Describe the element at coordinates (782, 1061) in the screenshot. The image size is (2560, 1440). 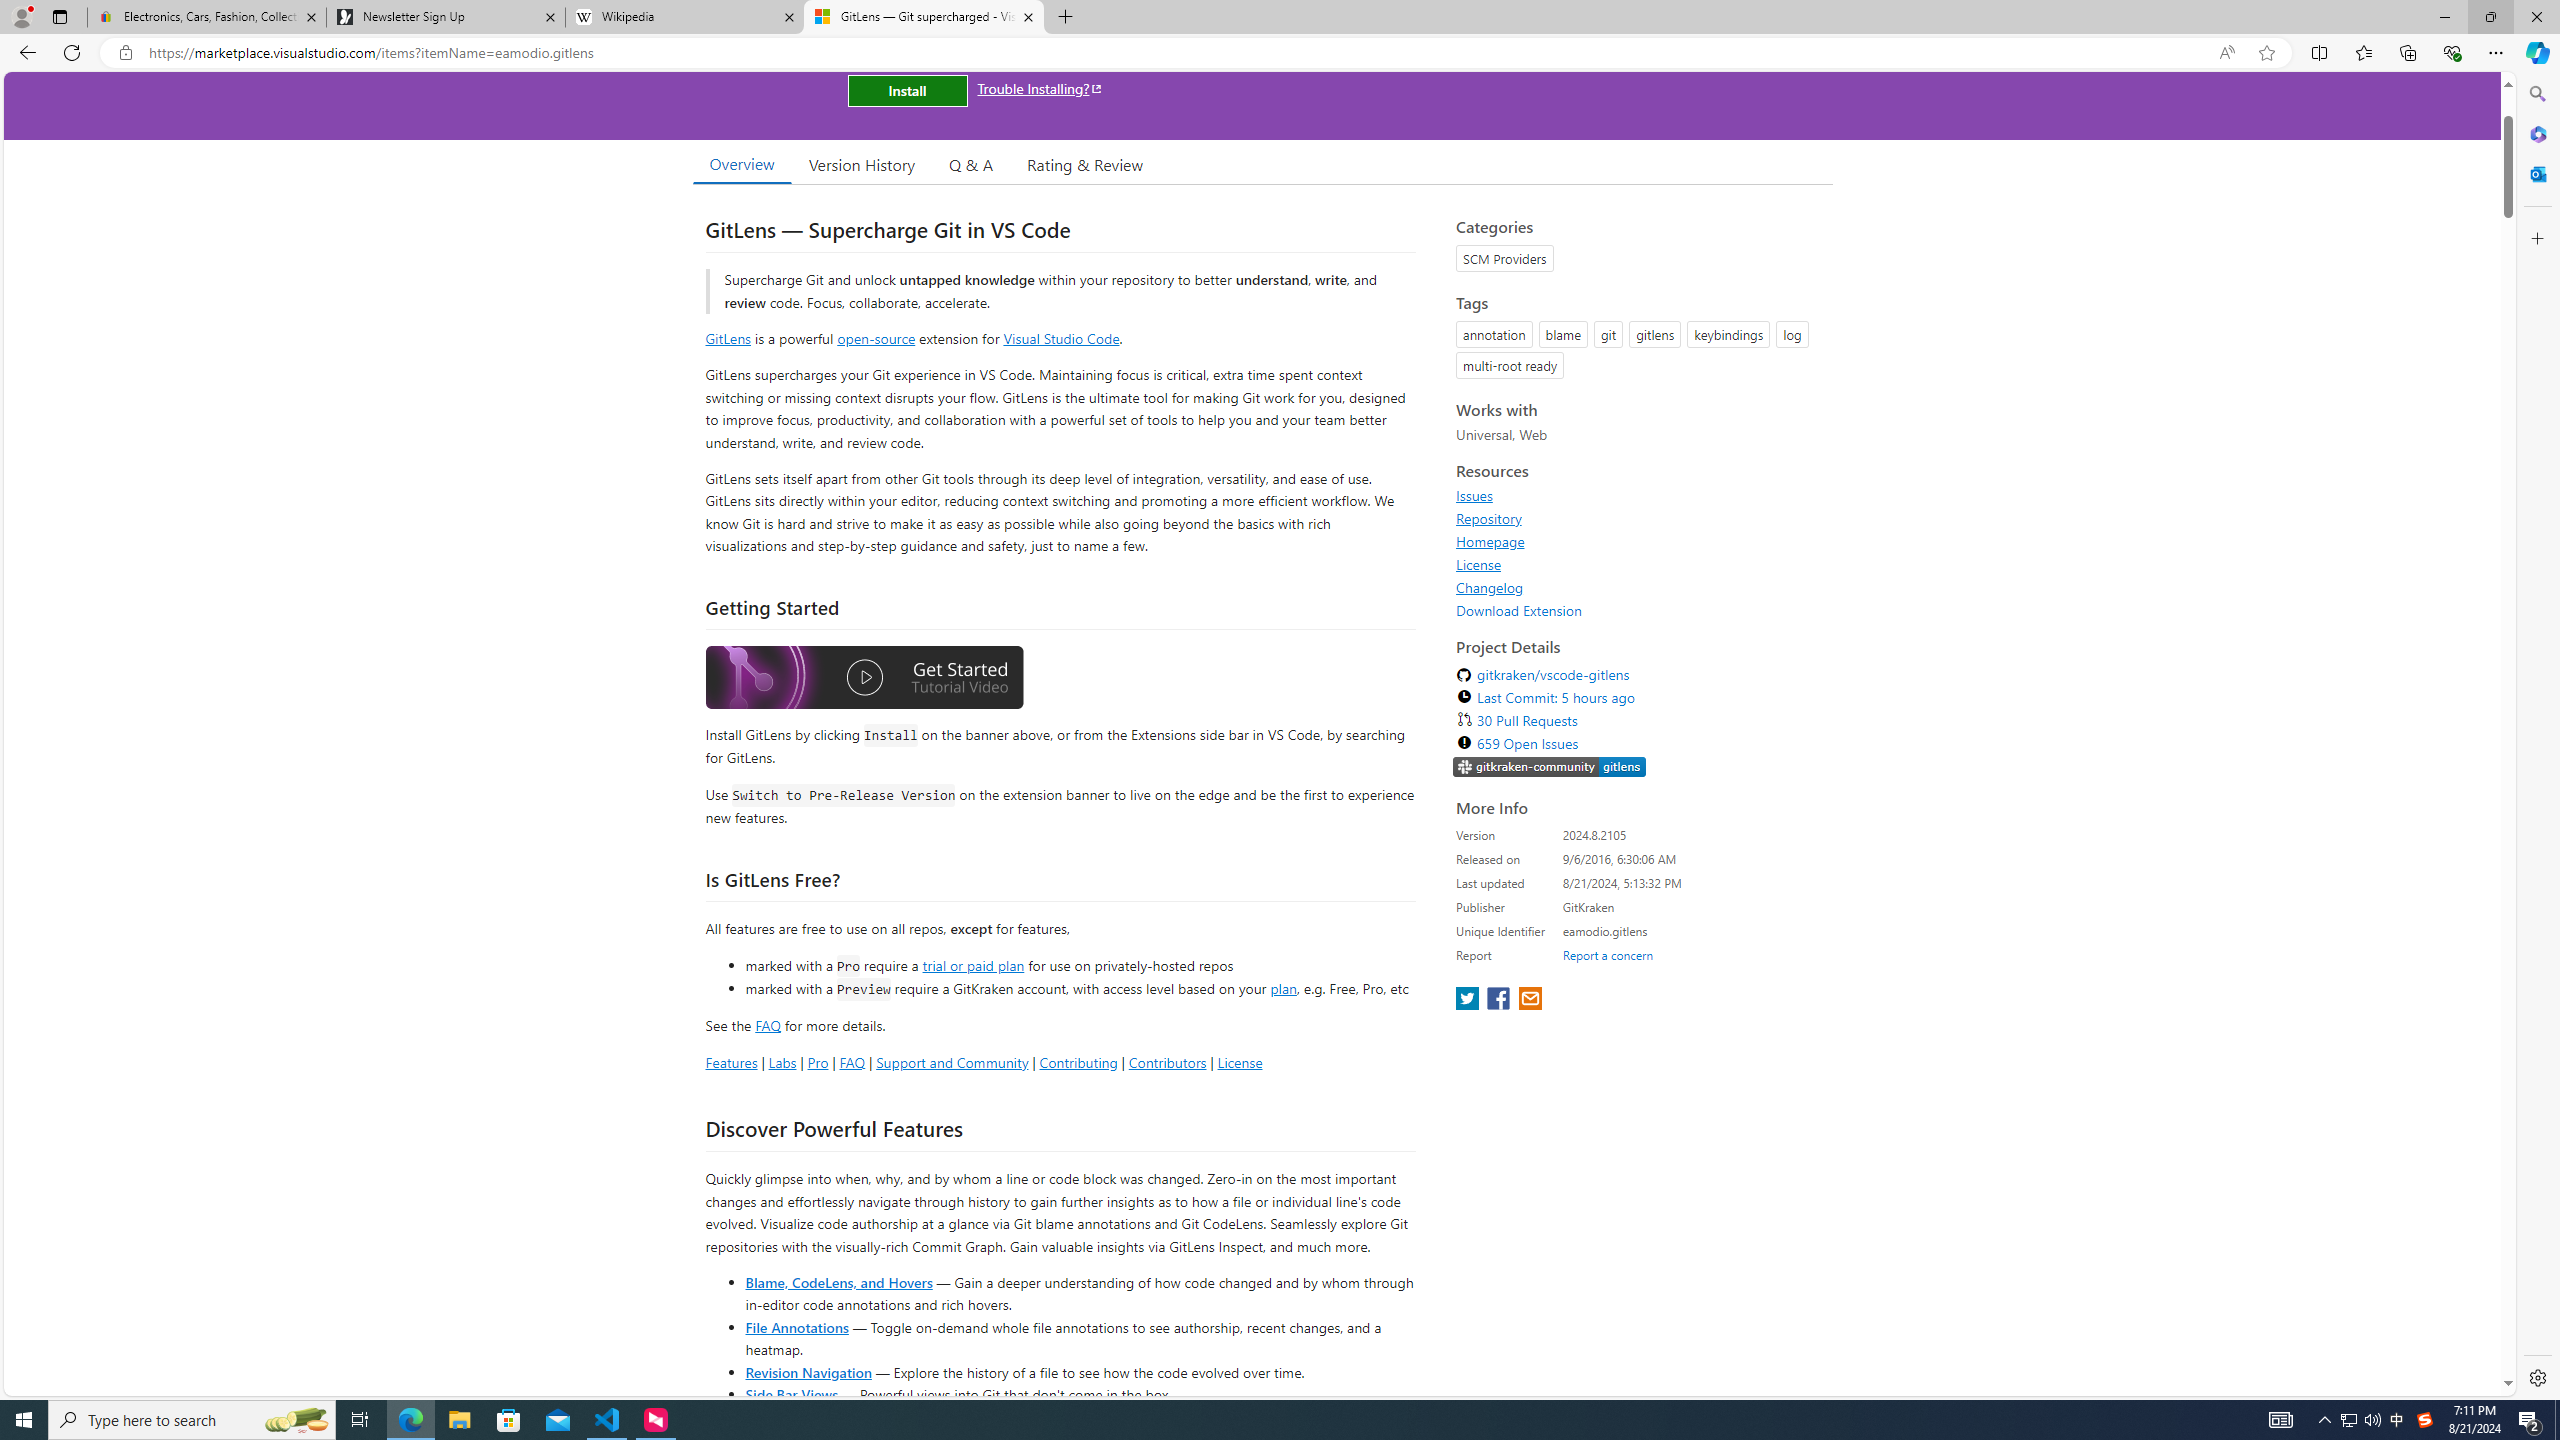
I see `'Labs'` at that location.